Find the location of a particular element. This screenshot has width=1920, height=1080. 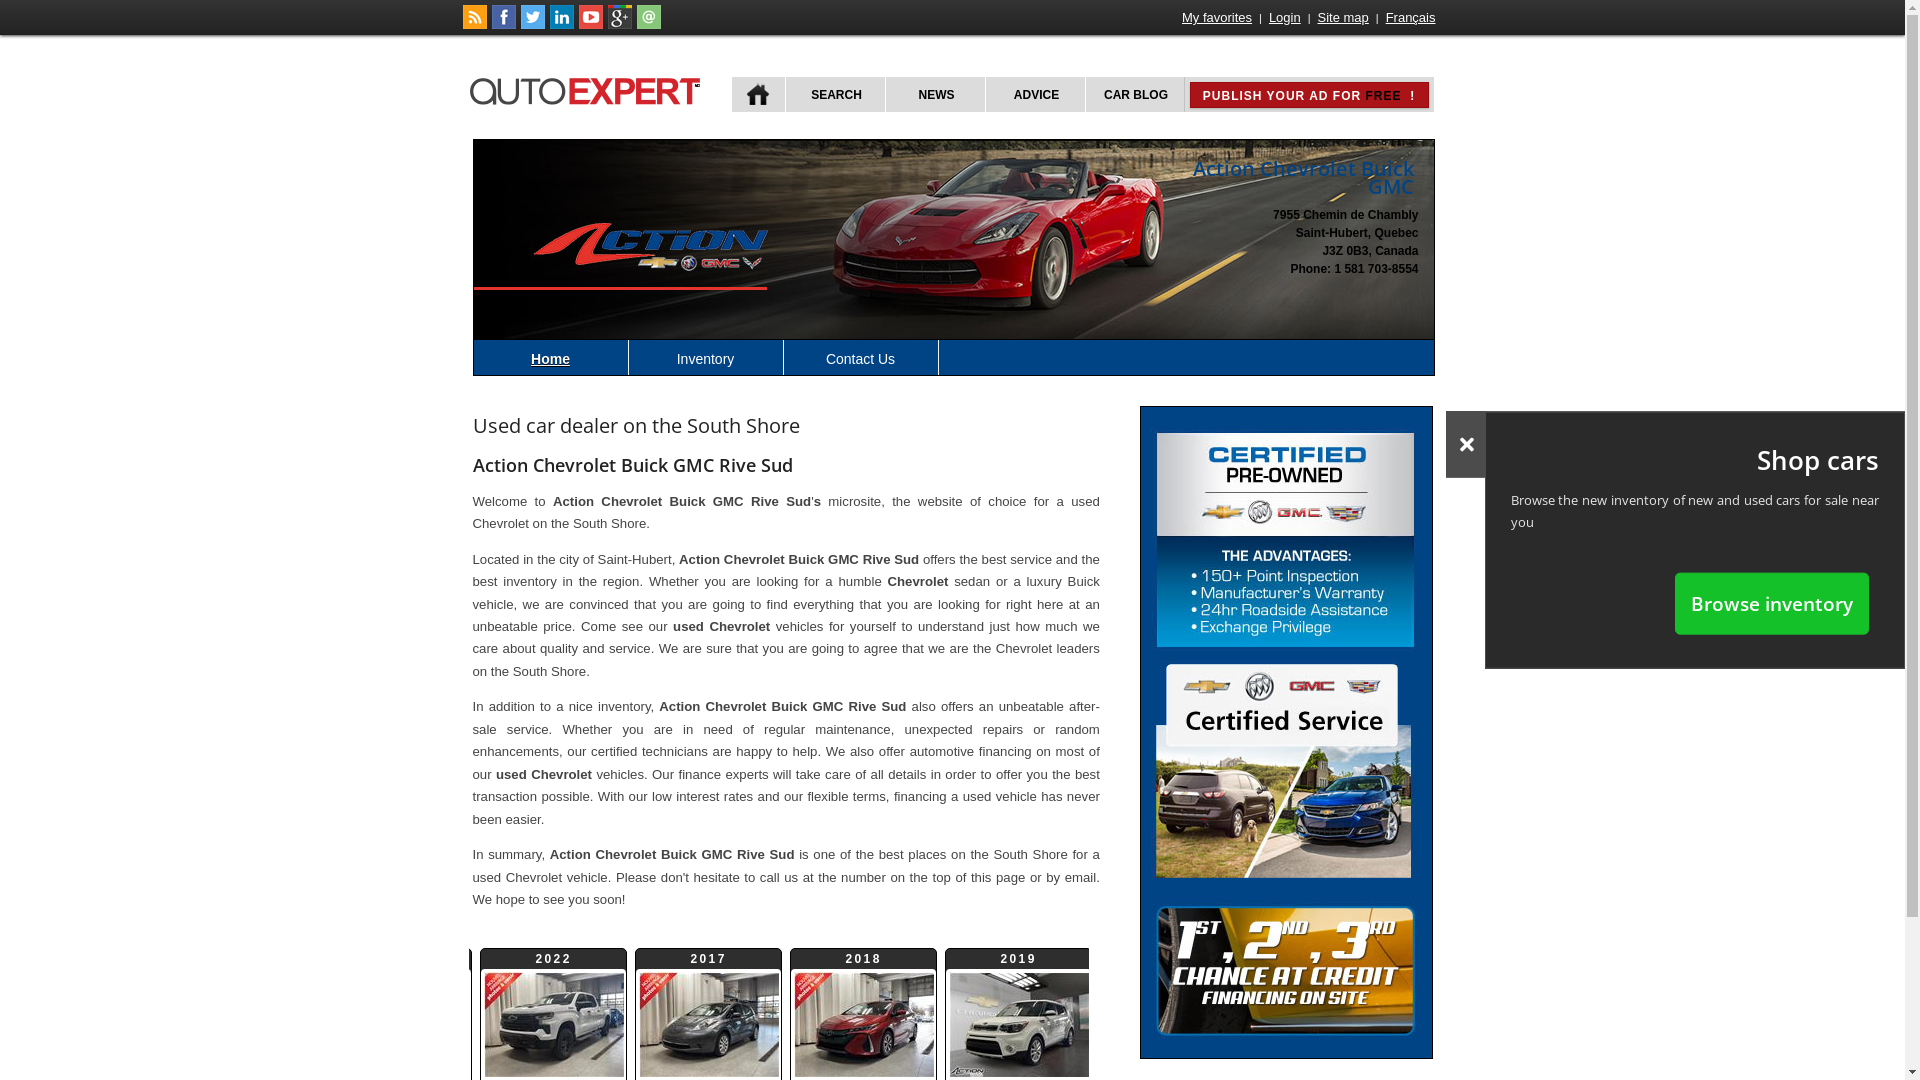

'Follow car news on autoExpert.ca' is located at coordinates (473, 24).